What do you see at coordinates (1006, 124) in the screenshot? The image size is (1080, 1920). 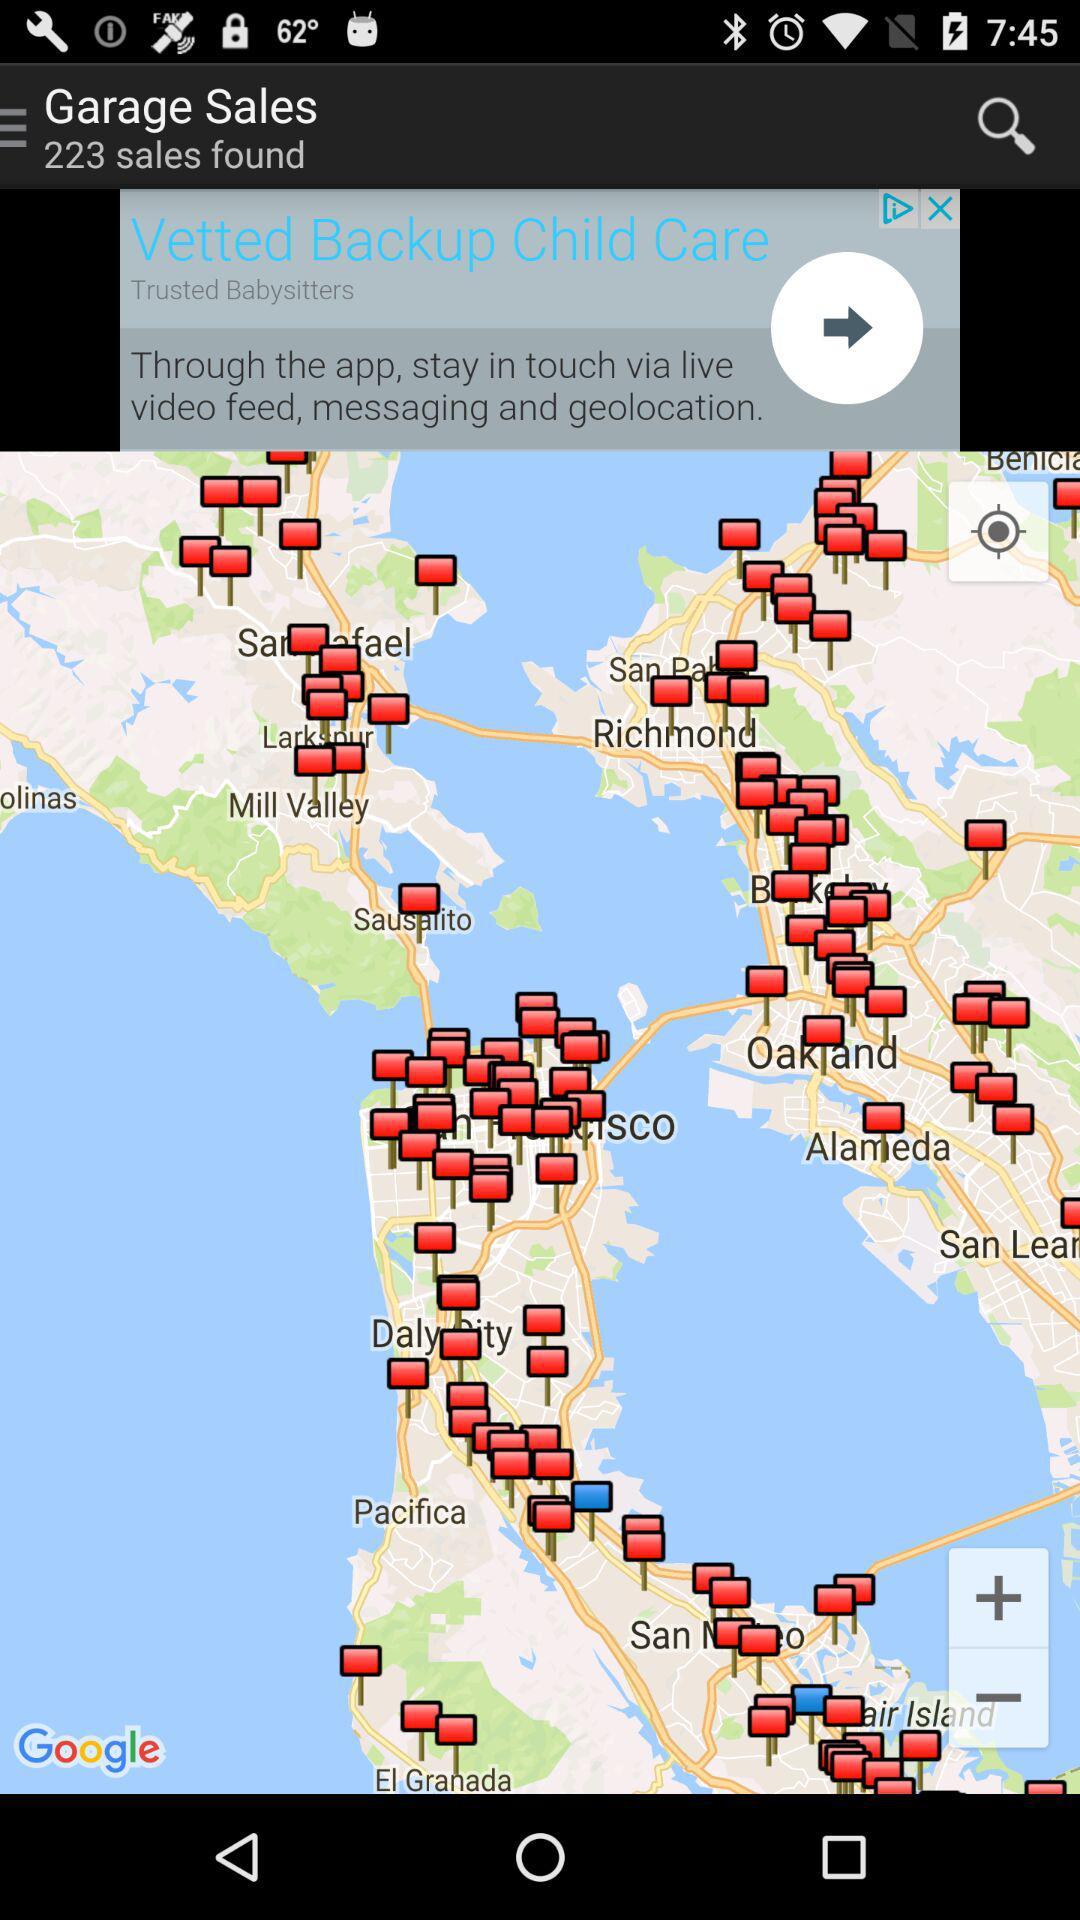 I see `search key` at bounding box center [1006, 124].